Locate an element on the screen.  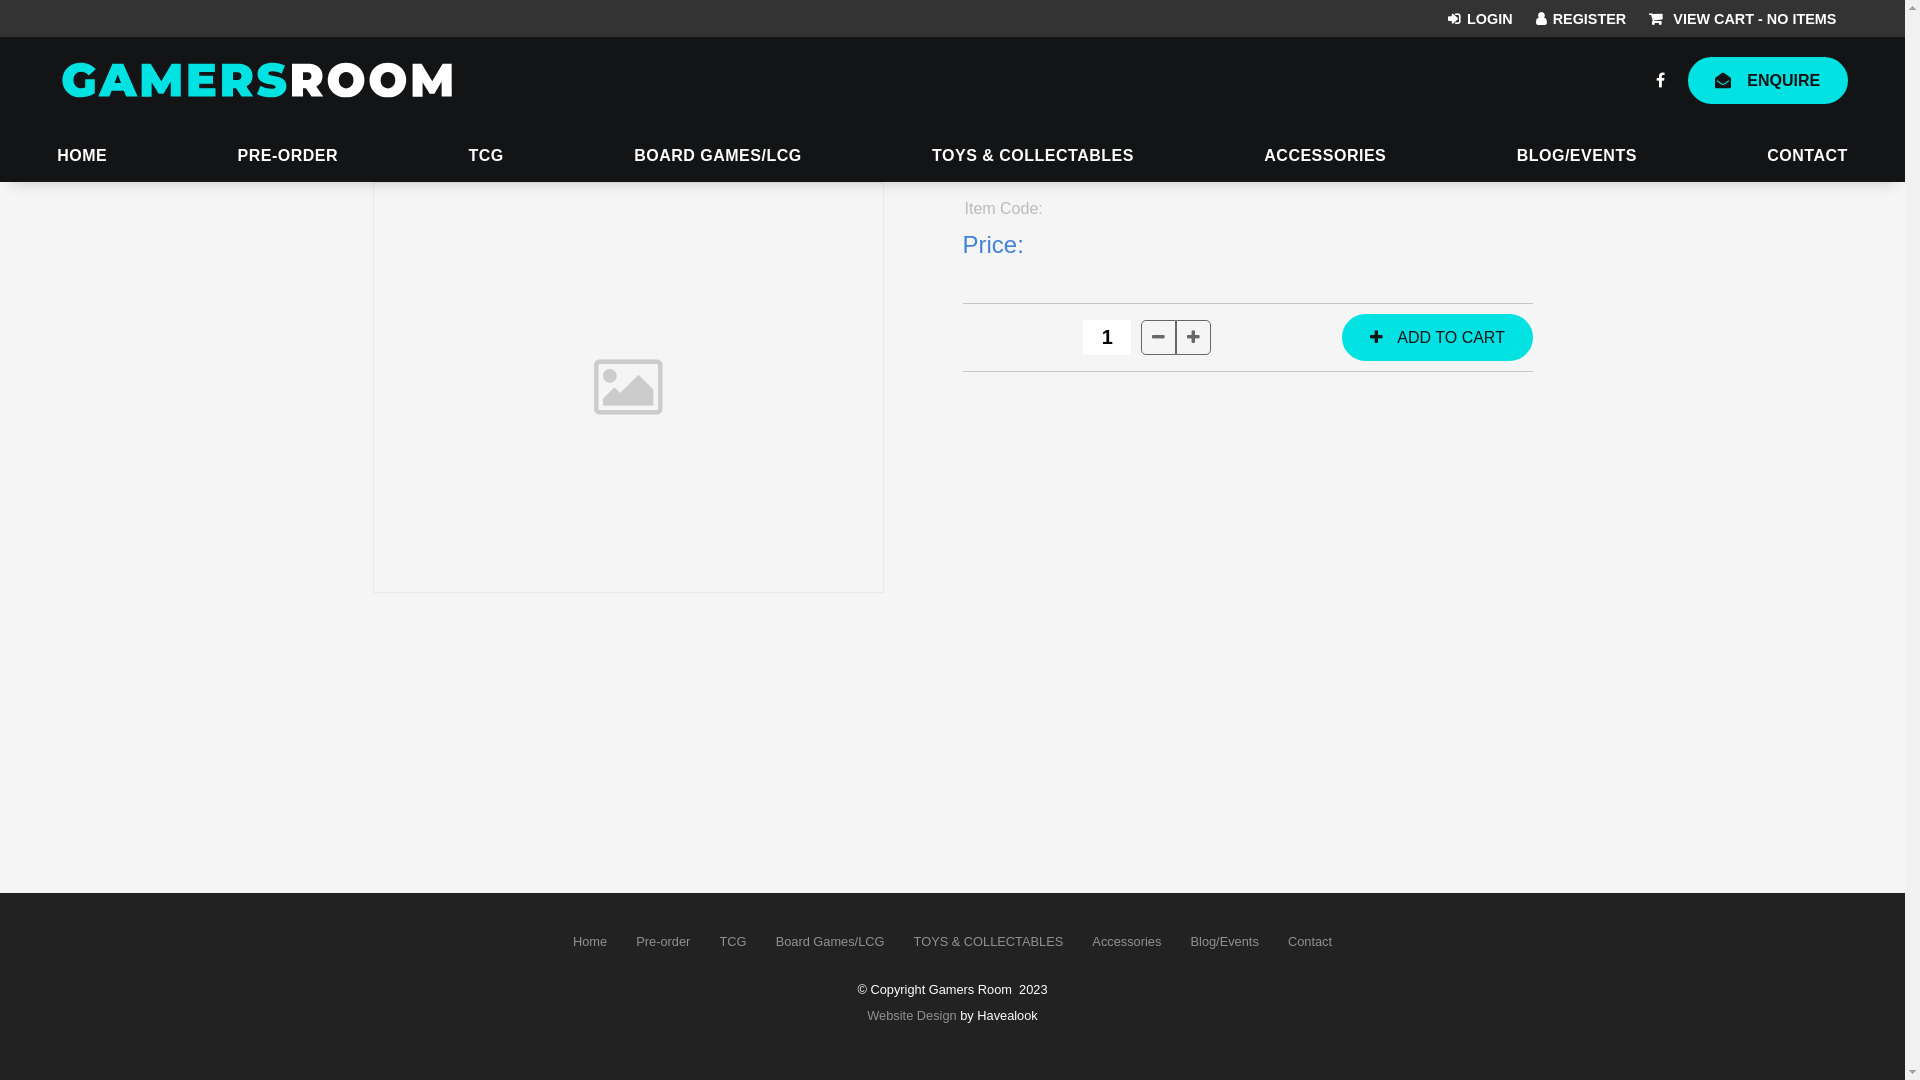
'ACCESSORIES' is located at coordinates (1324, 156).